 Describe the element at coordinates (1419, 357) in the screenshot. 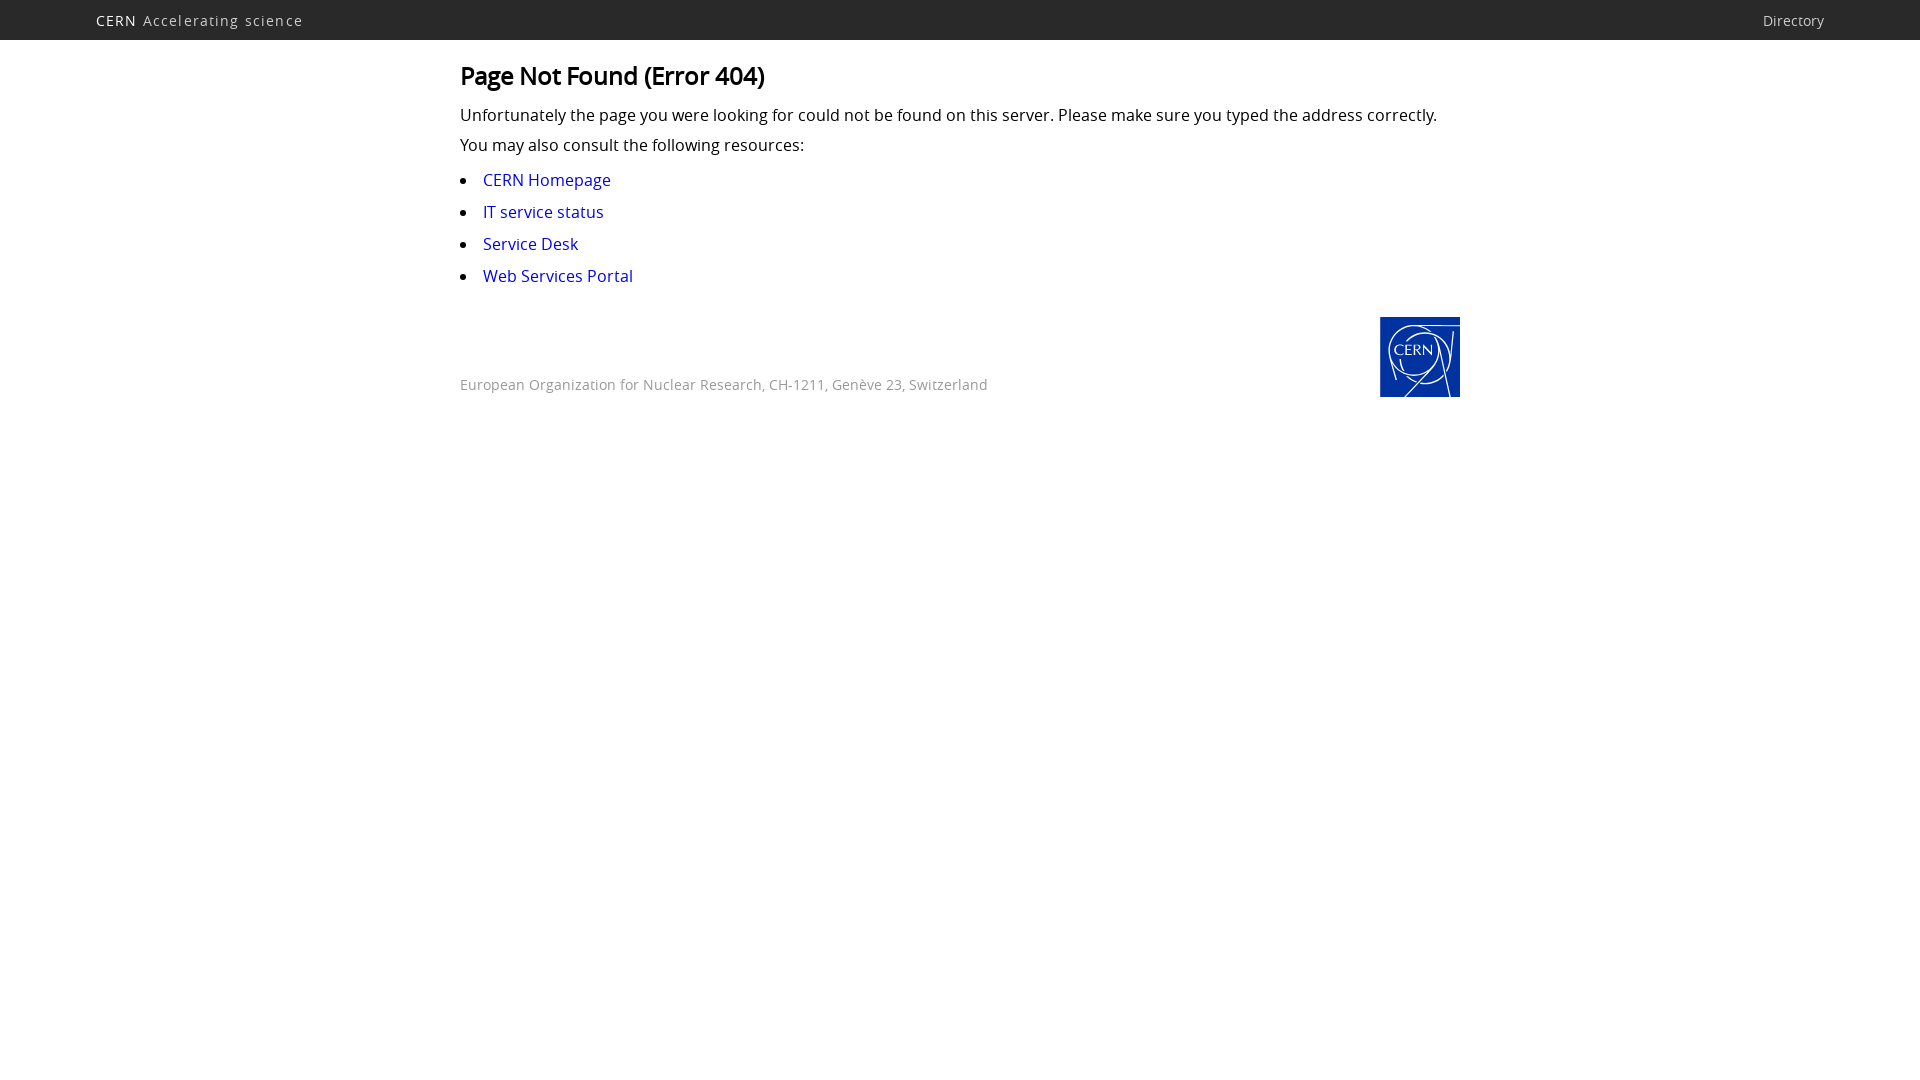

I see `'CERN Homepage'` at that location.